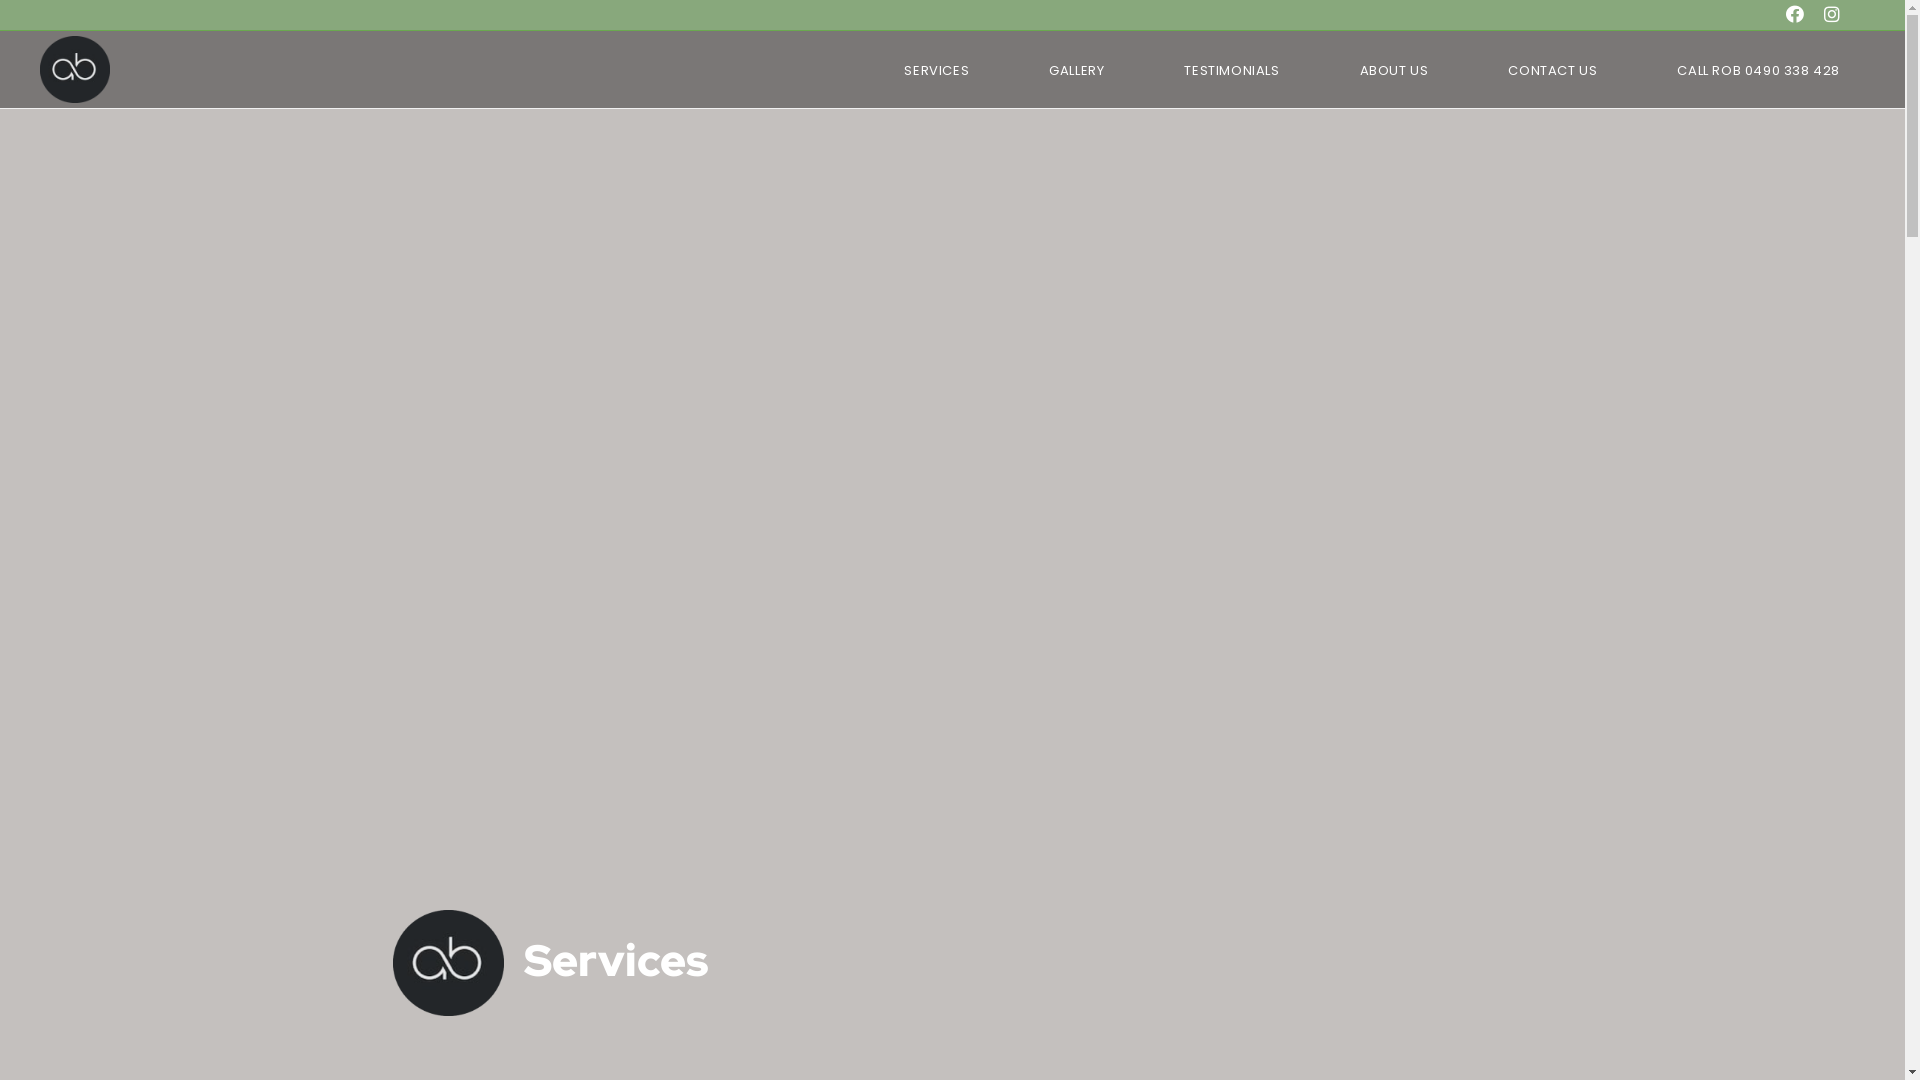  Describe the element at coordinates (1551, 69) in the screenshot. I see `'CONTACT US'` at that location.